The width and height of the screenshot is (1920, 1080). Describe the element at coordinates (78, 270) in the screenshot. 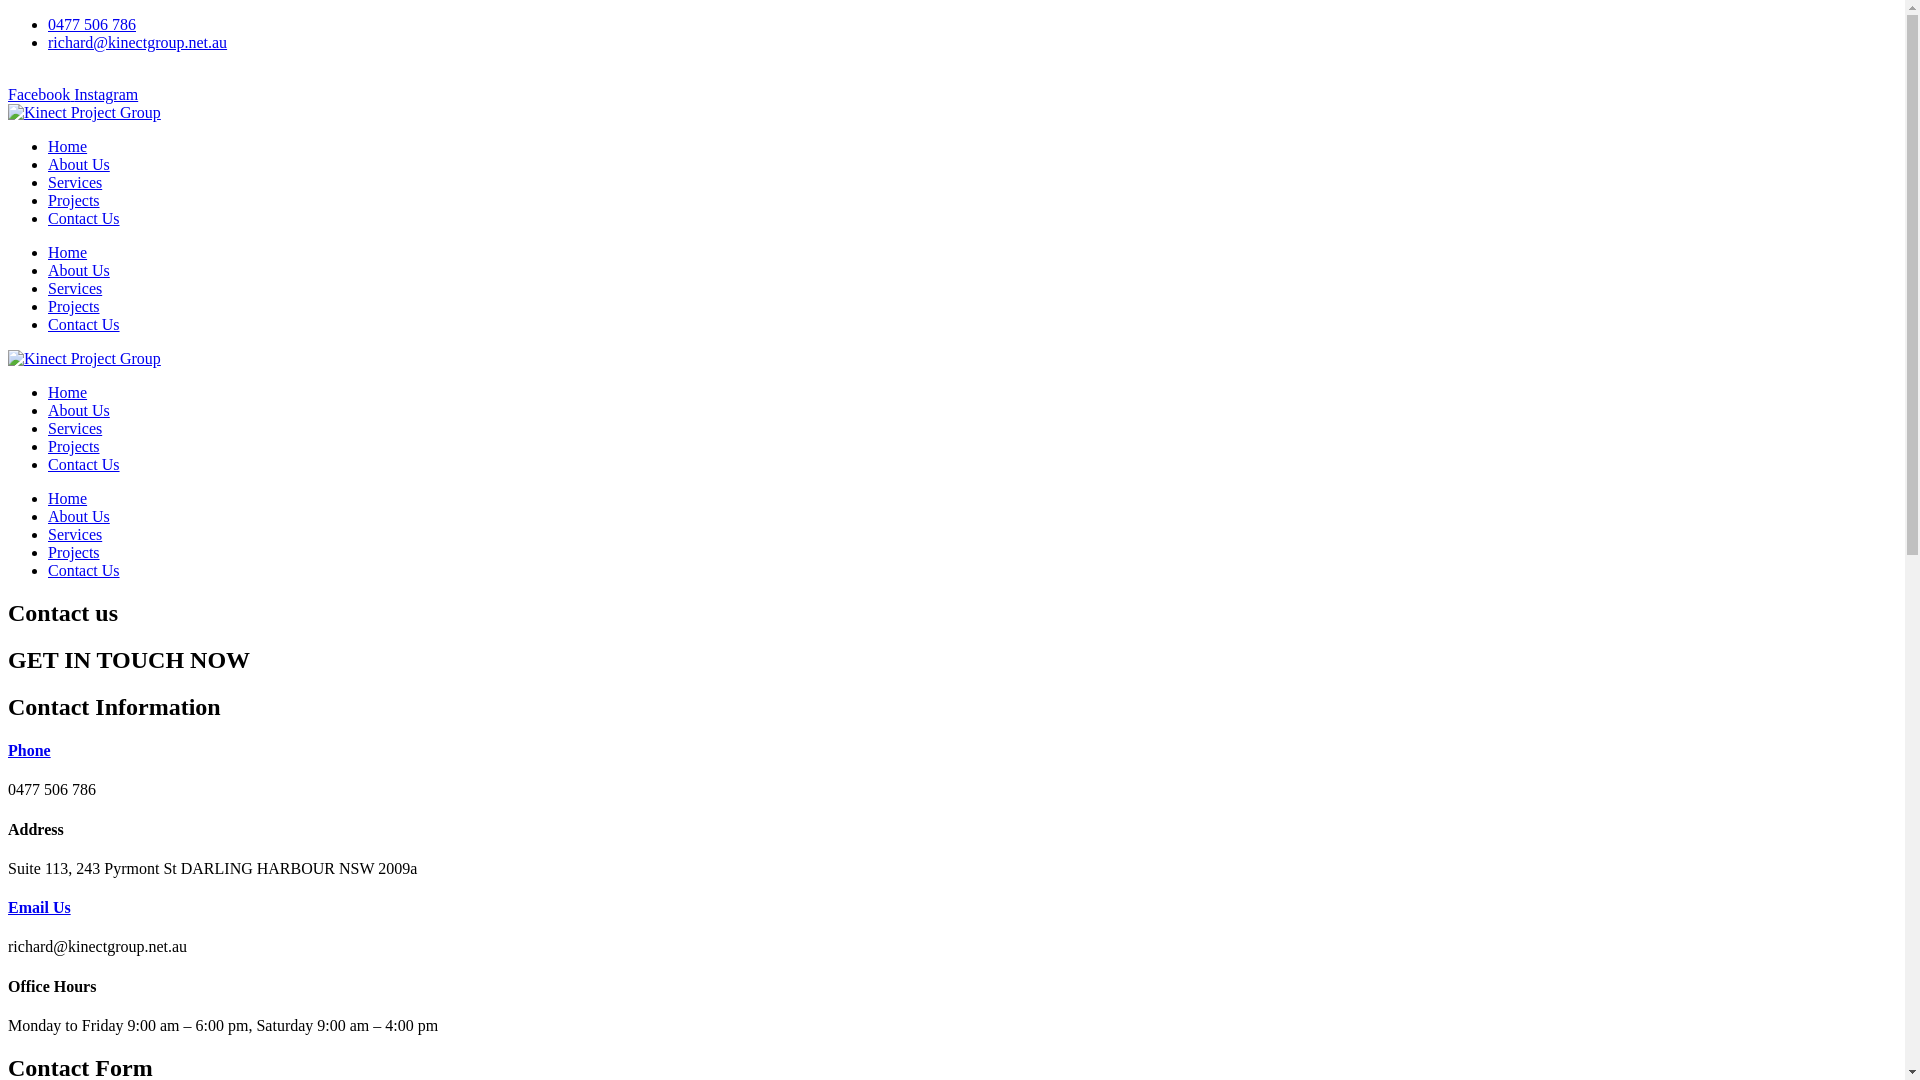

I see `'About Us'` at that location.